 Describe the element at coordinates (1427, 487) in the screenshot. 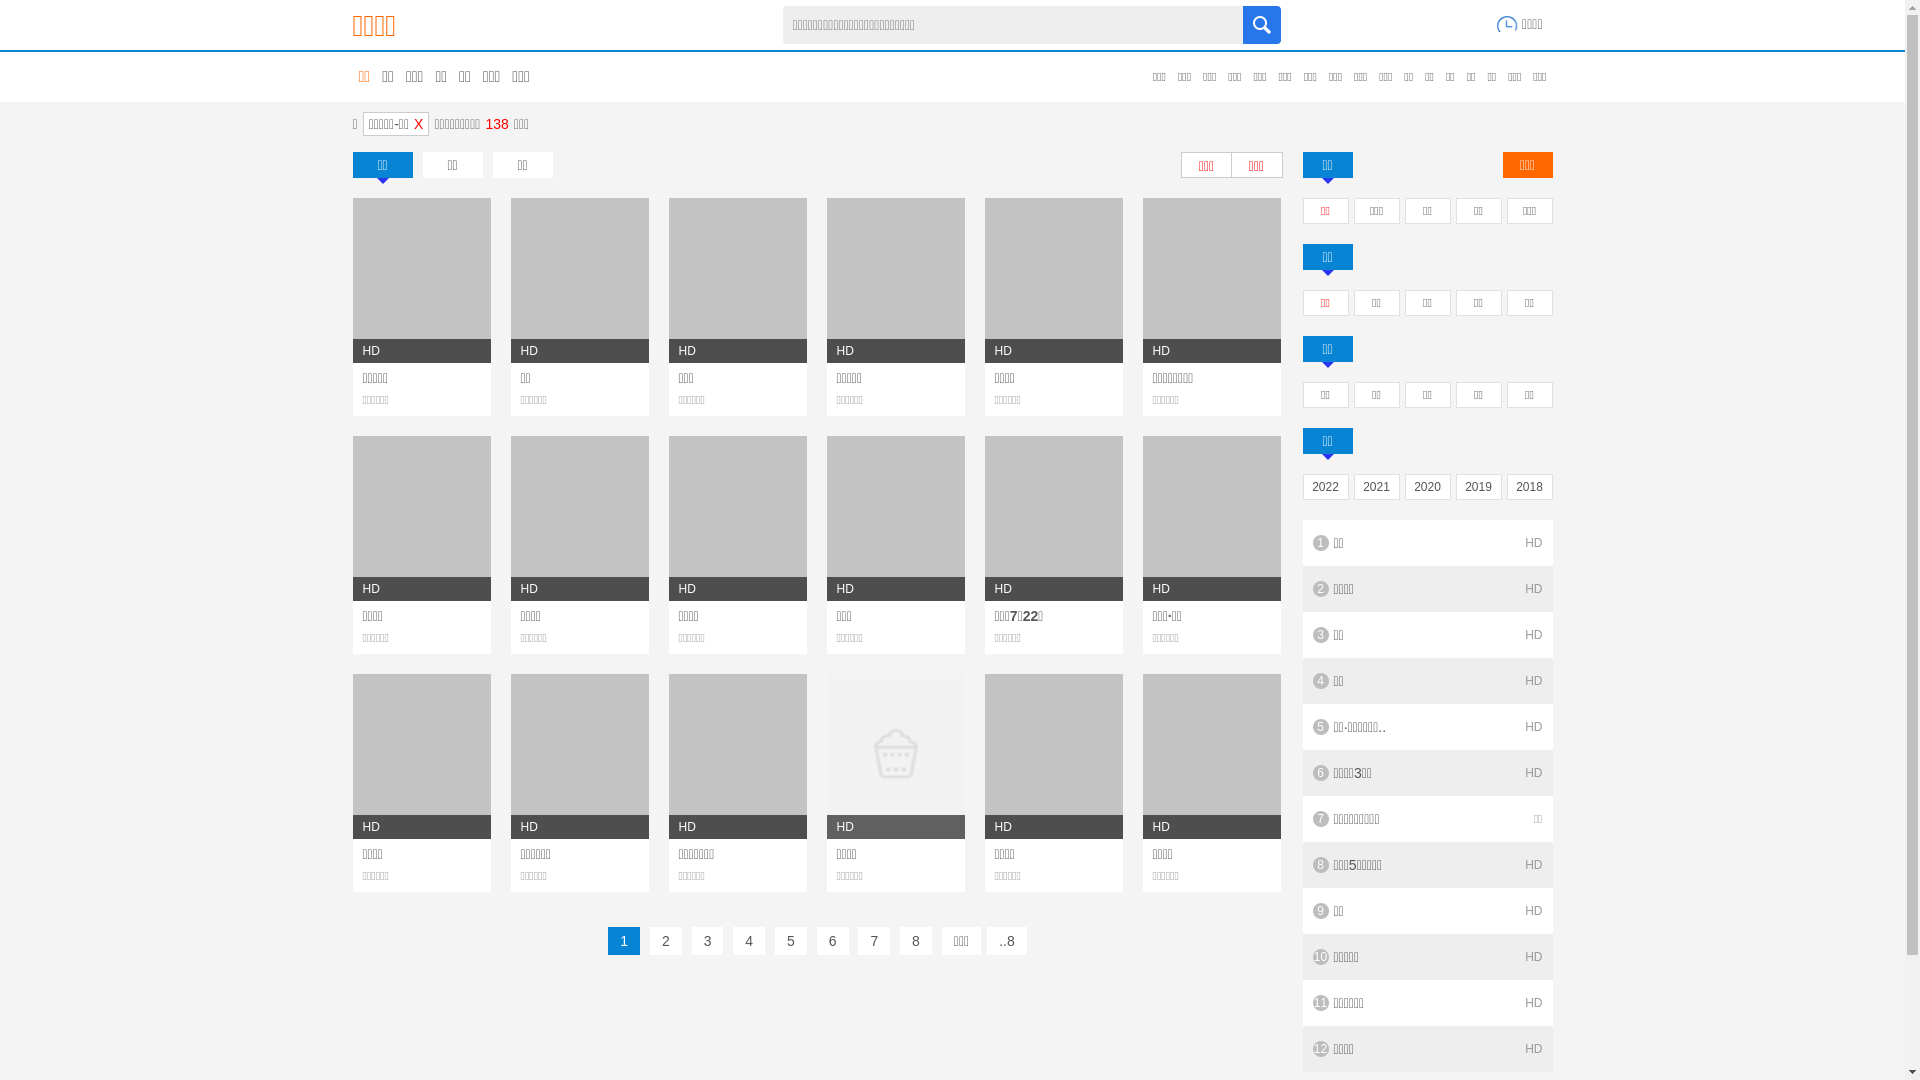

I see `'2020'` at that location.